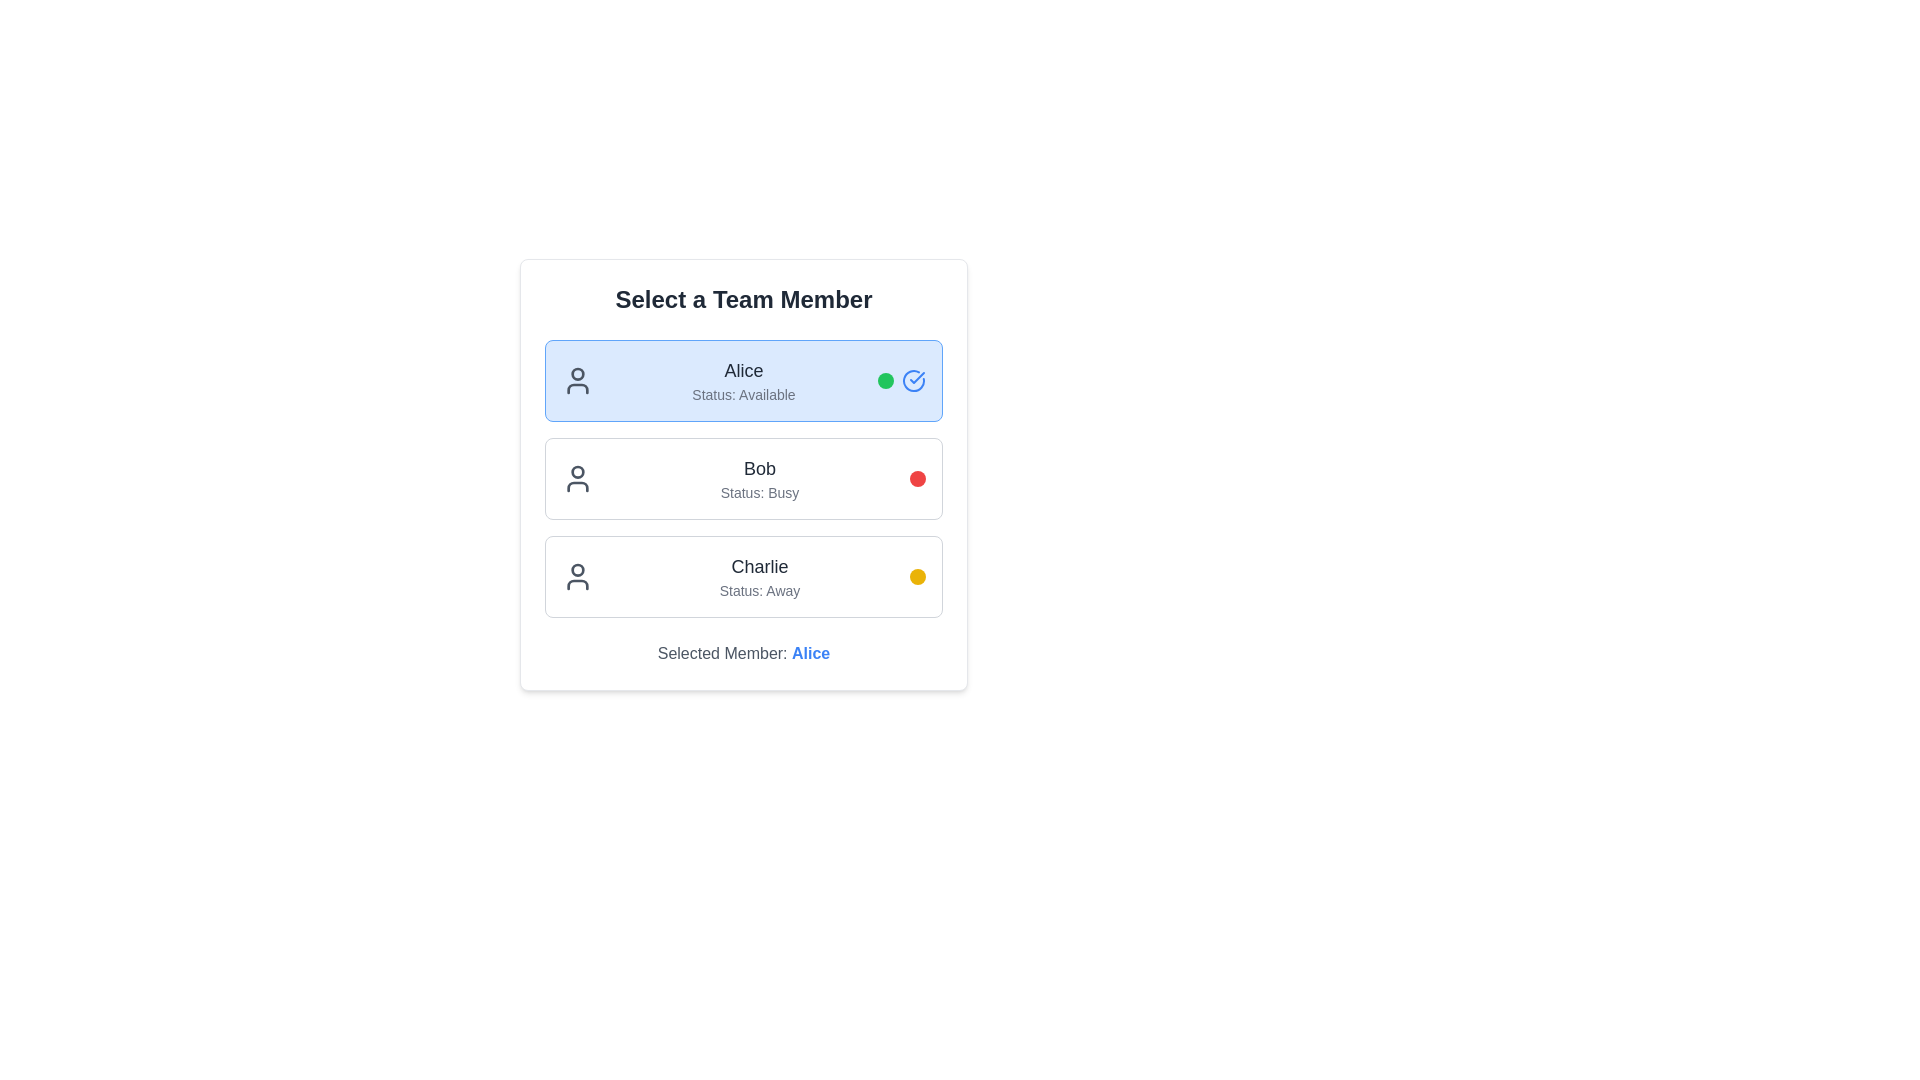 This screenshot has width=1920, height=1080. I want to click on text from the Text Label that serves as a title for the associated team member, located above the 'Status: Busy' text in the second entry of the team member list, so click(758, 469).